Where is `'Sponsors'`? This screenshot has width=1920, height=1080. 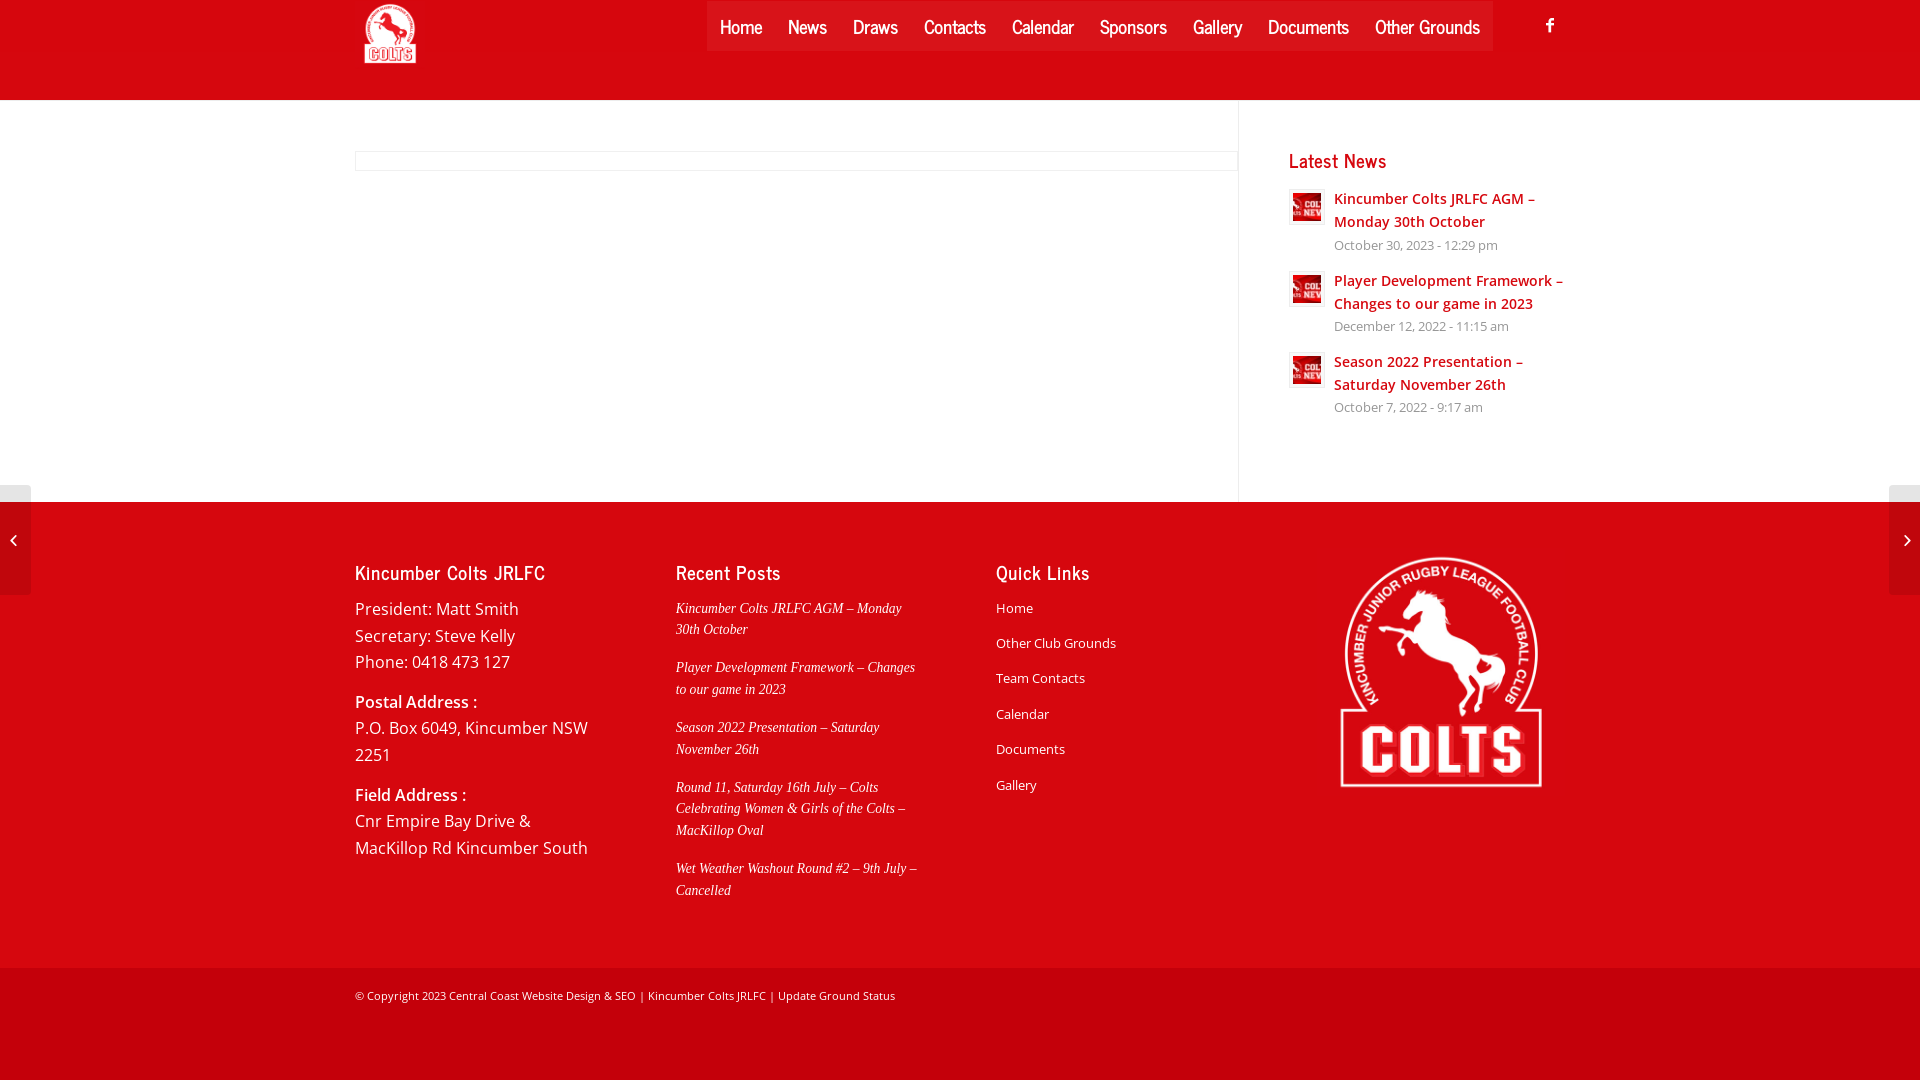 'Sponsors' is located at coordinates (1085, 26).